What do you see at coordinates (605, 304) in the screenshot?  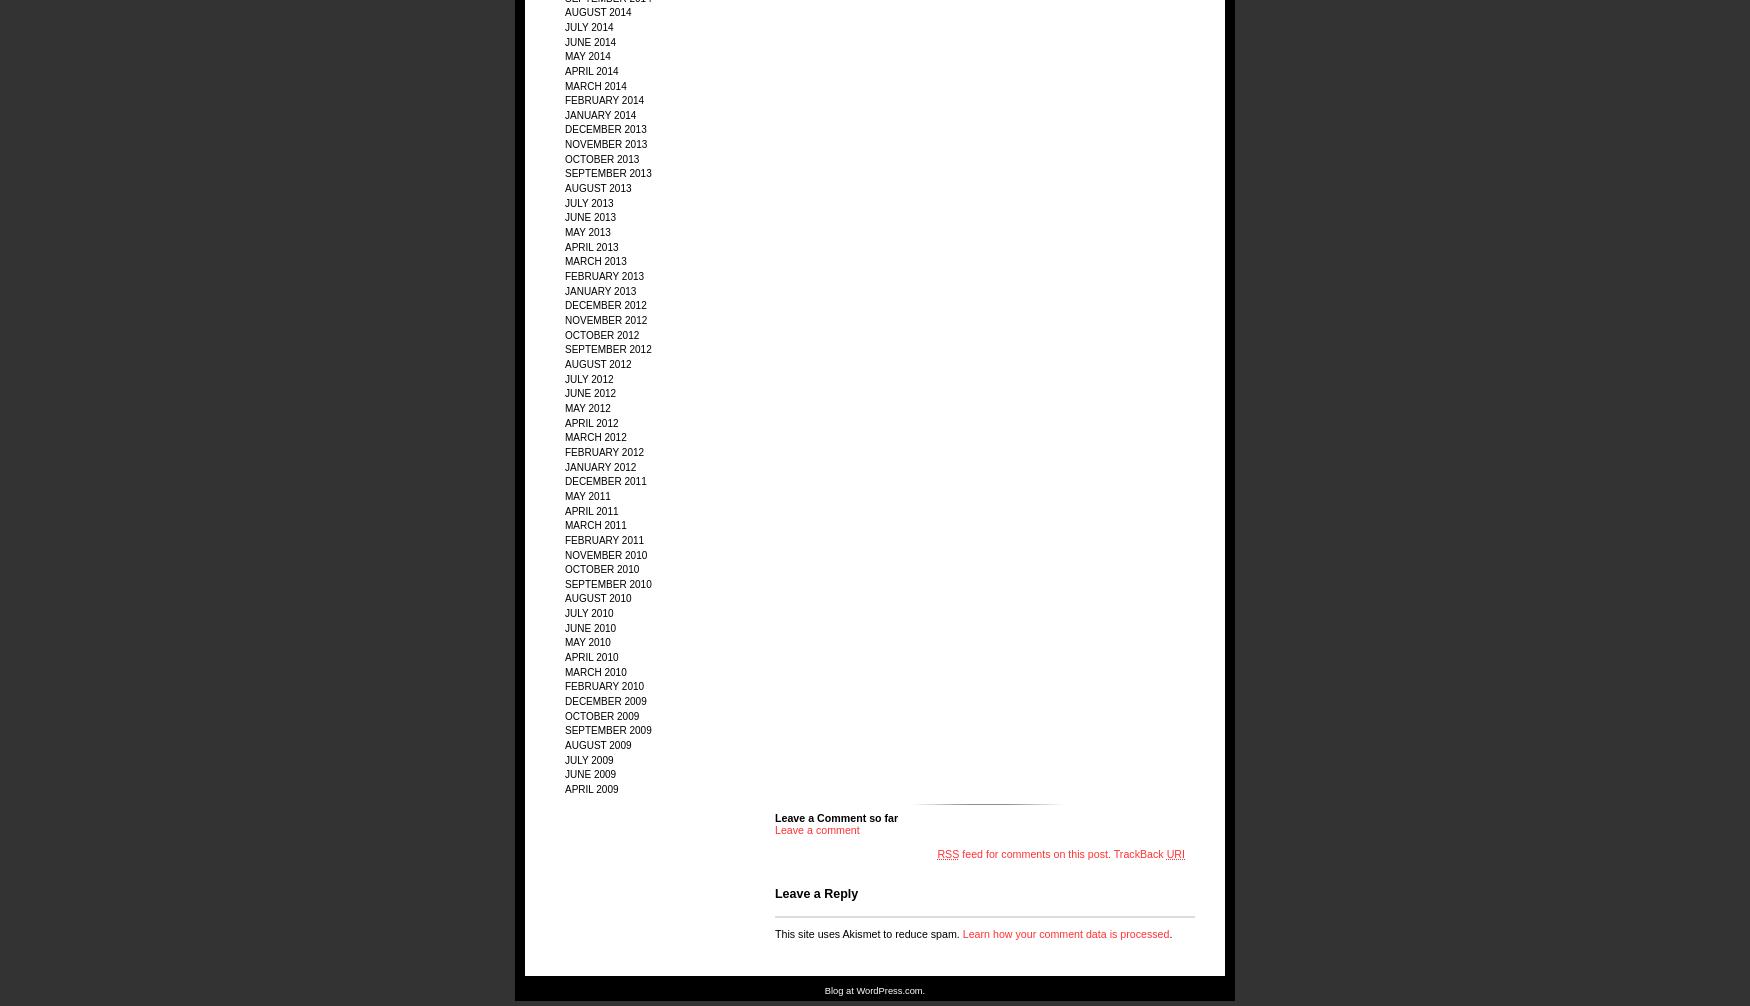 I see `'December 2012'` at bounding box center [605, 304].